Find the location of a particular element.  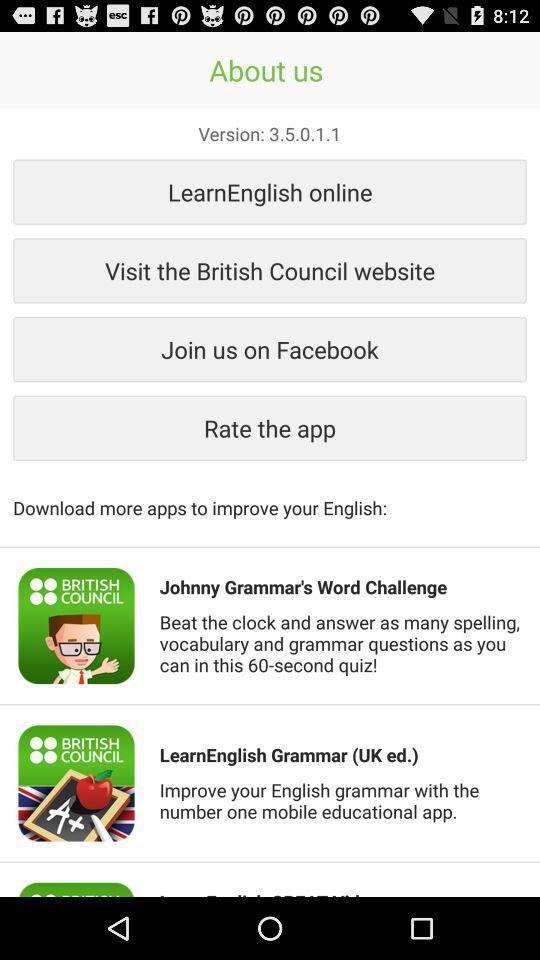

learnenglish online button is located at coordinates (270, 191).